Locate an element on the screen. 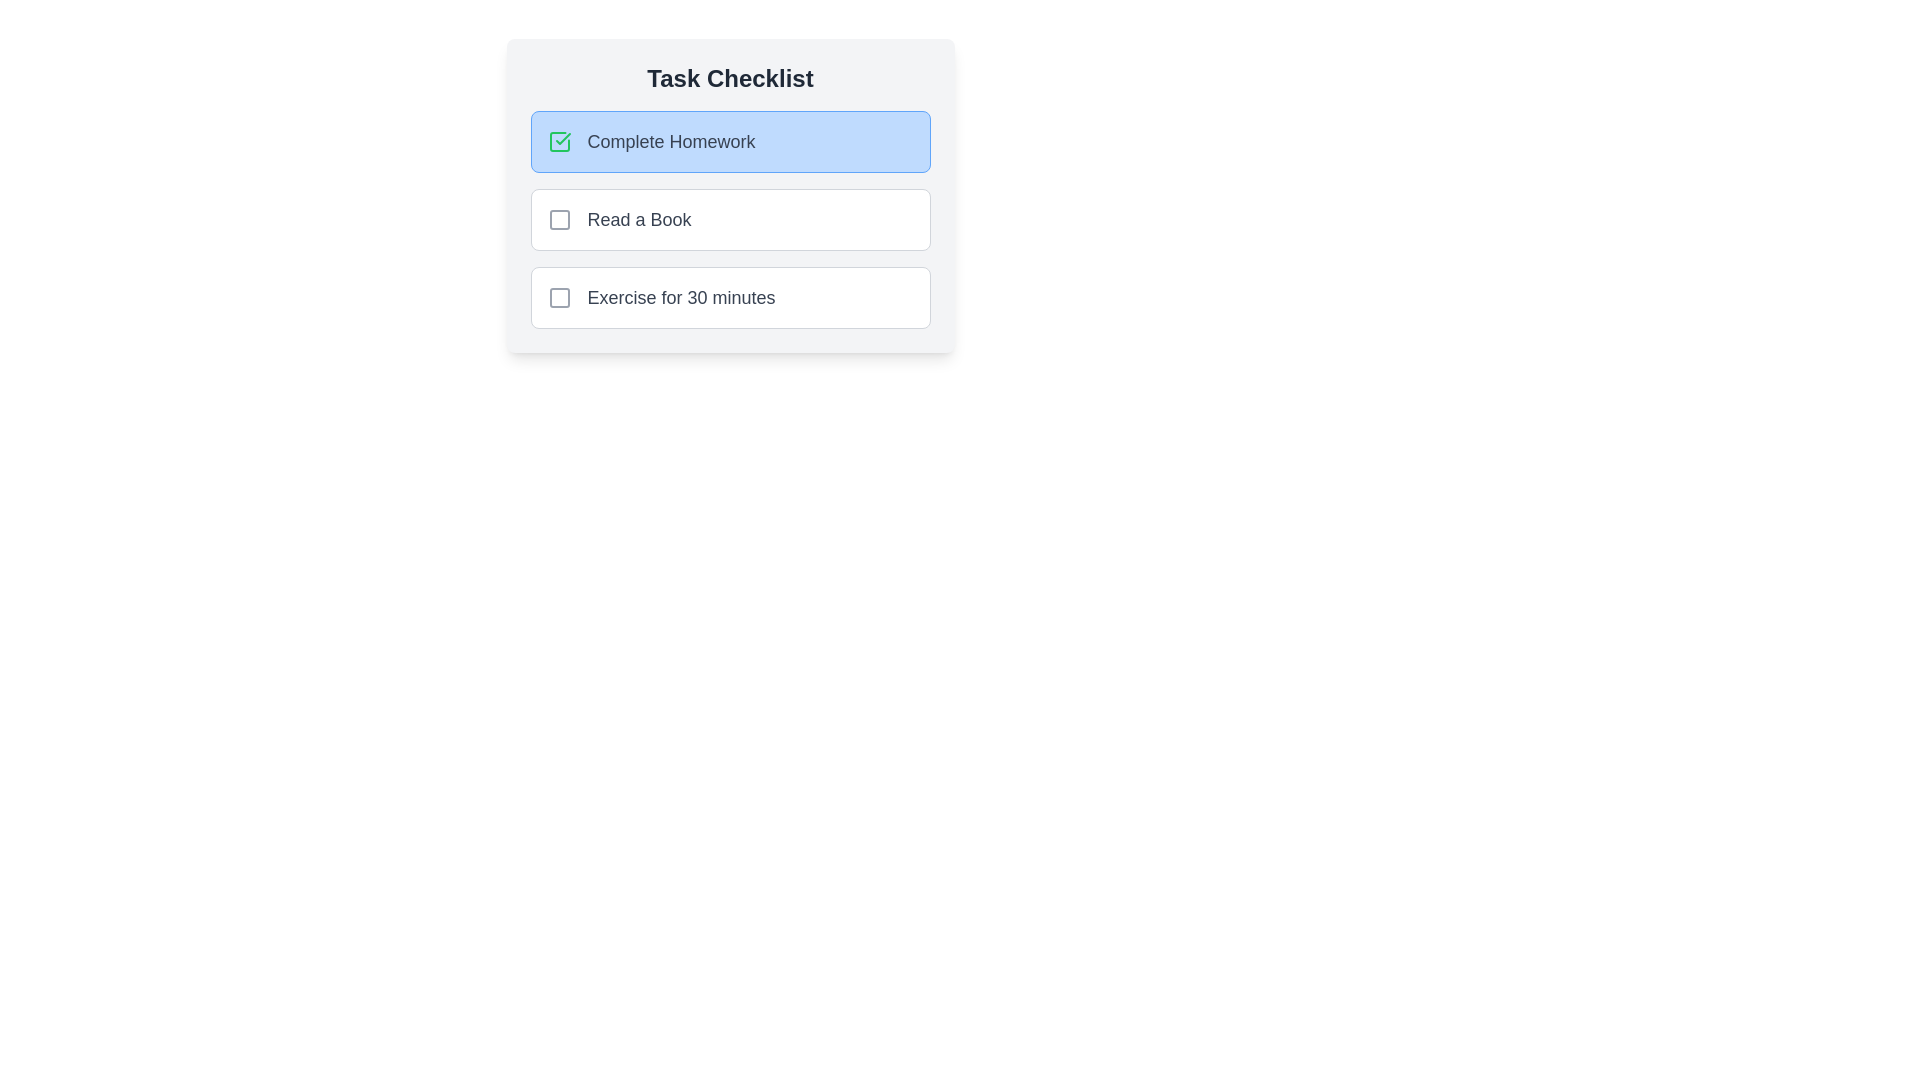 The image size is (1920, 1080). the text of the first task in the checklist is located at coordinates (586, 127).